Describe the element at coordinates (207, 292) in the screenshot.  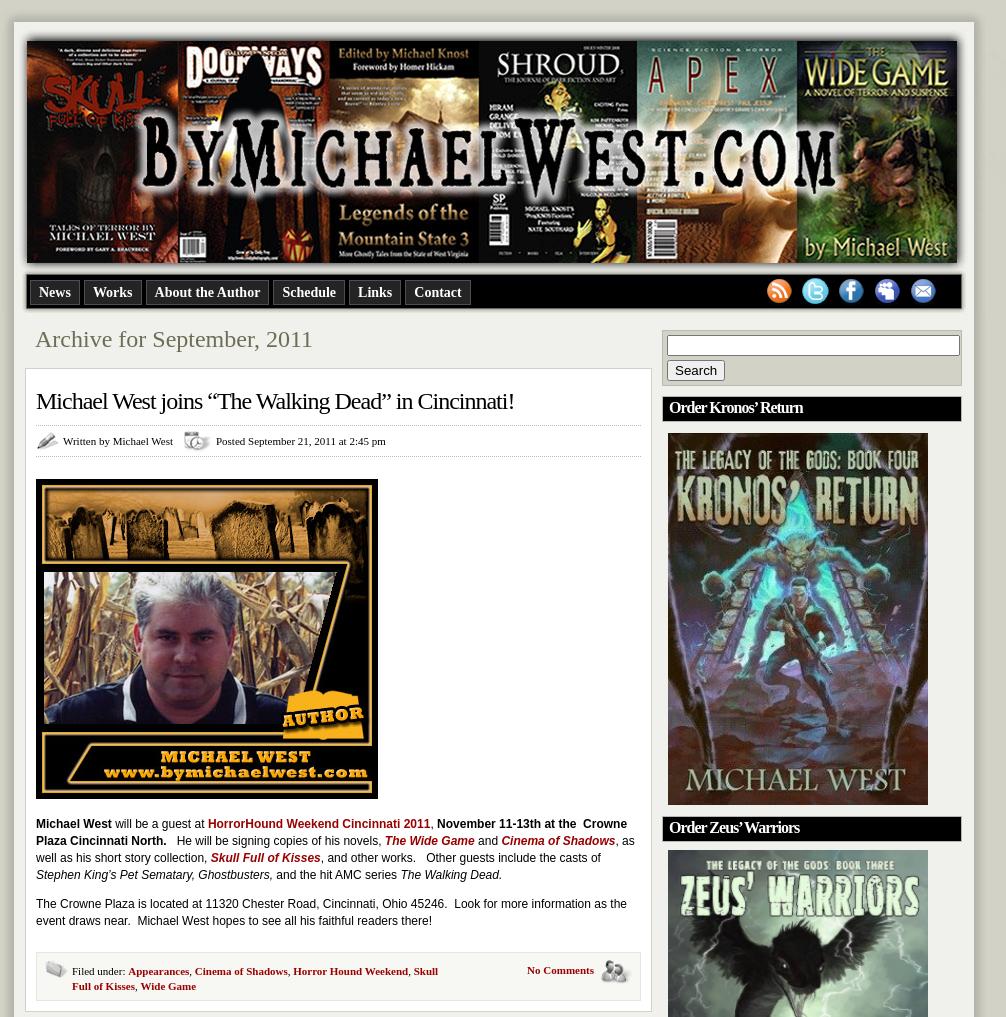
I see `'About the Author'` at that location.